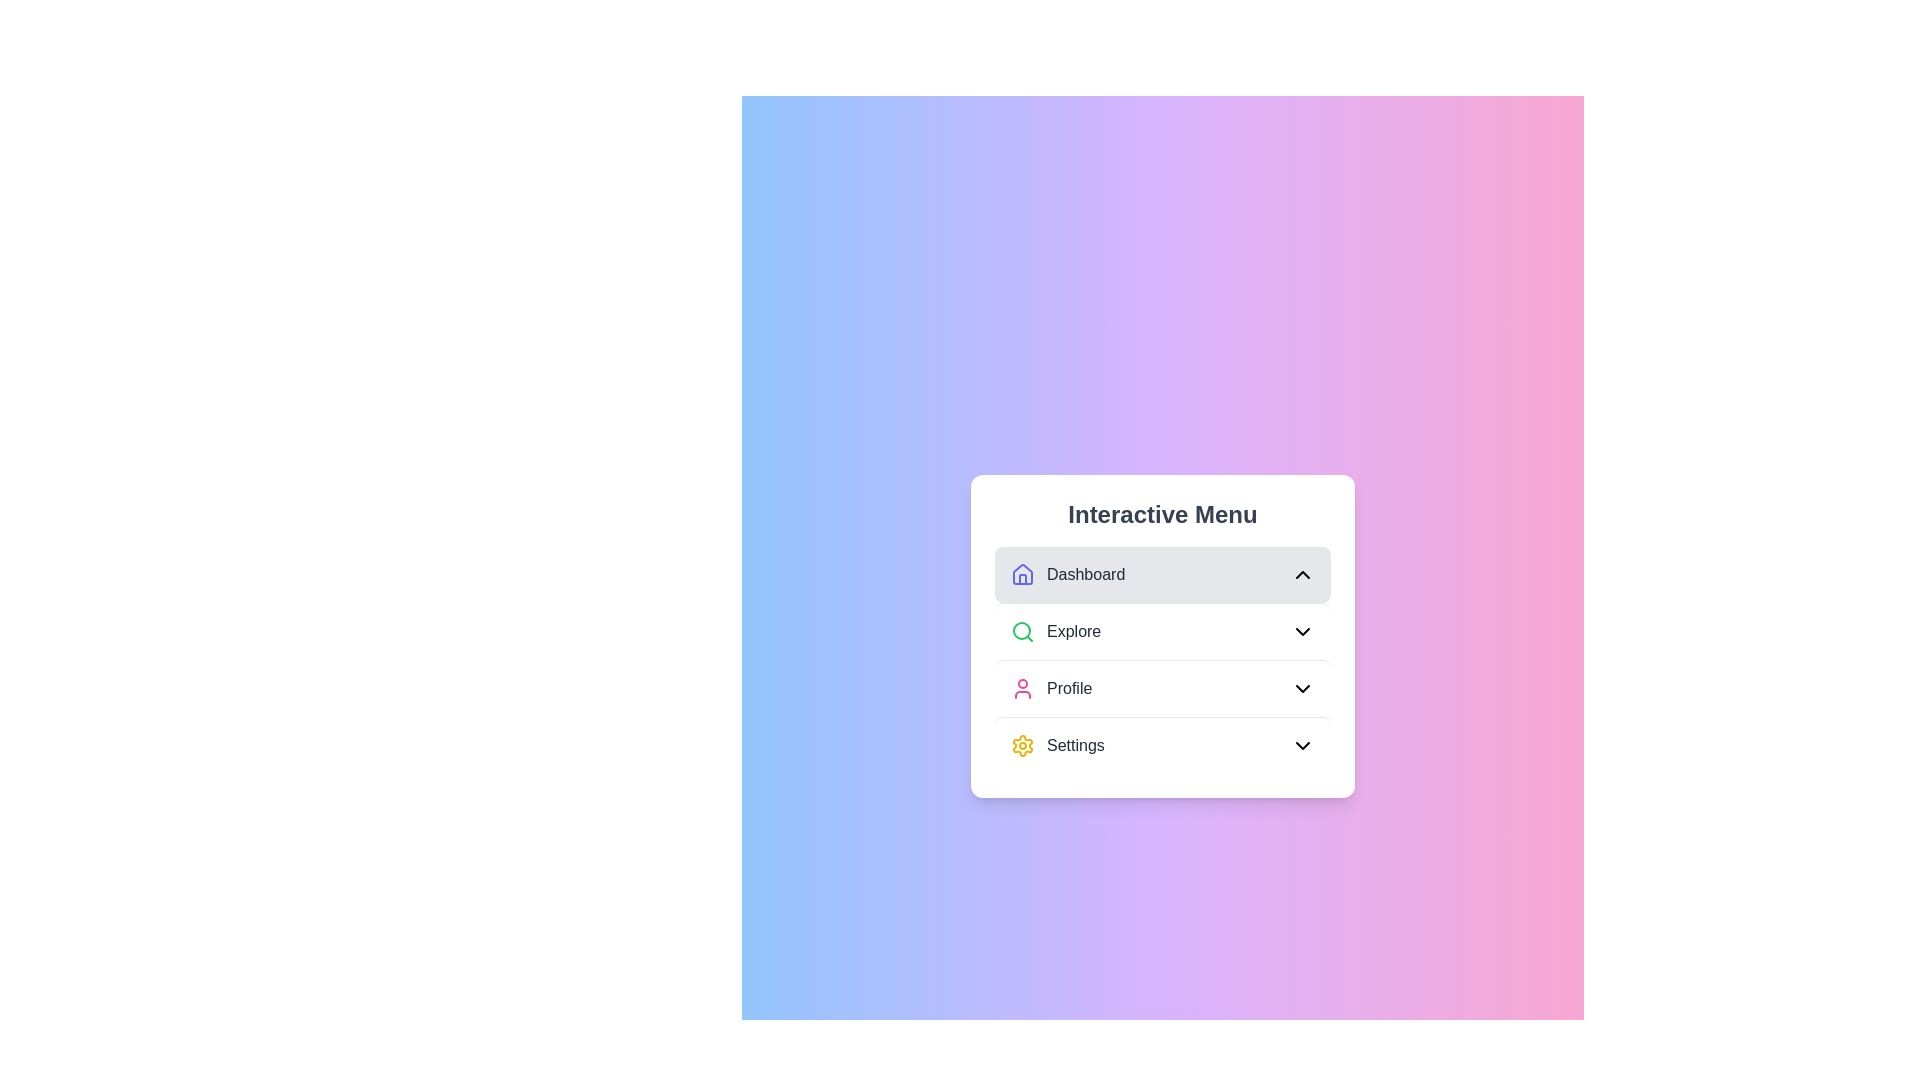 The width and height of the screenshot is (1920, 1080). Describe the element at coordinates (1162, 744) in the screenshot. I see `the menu item Settings to preview its interaction` at that location.